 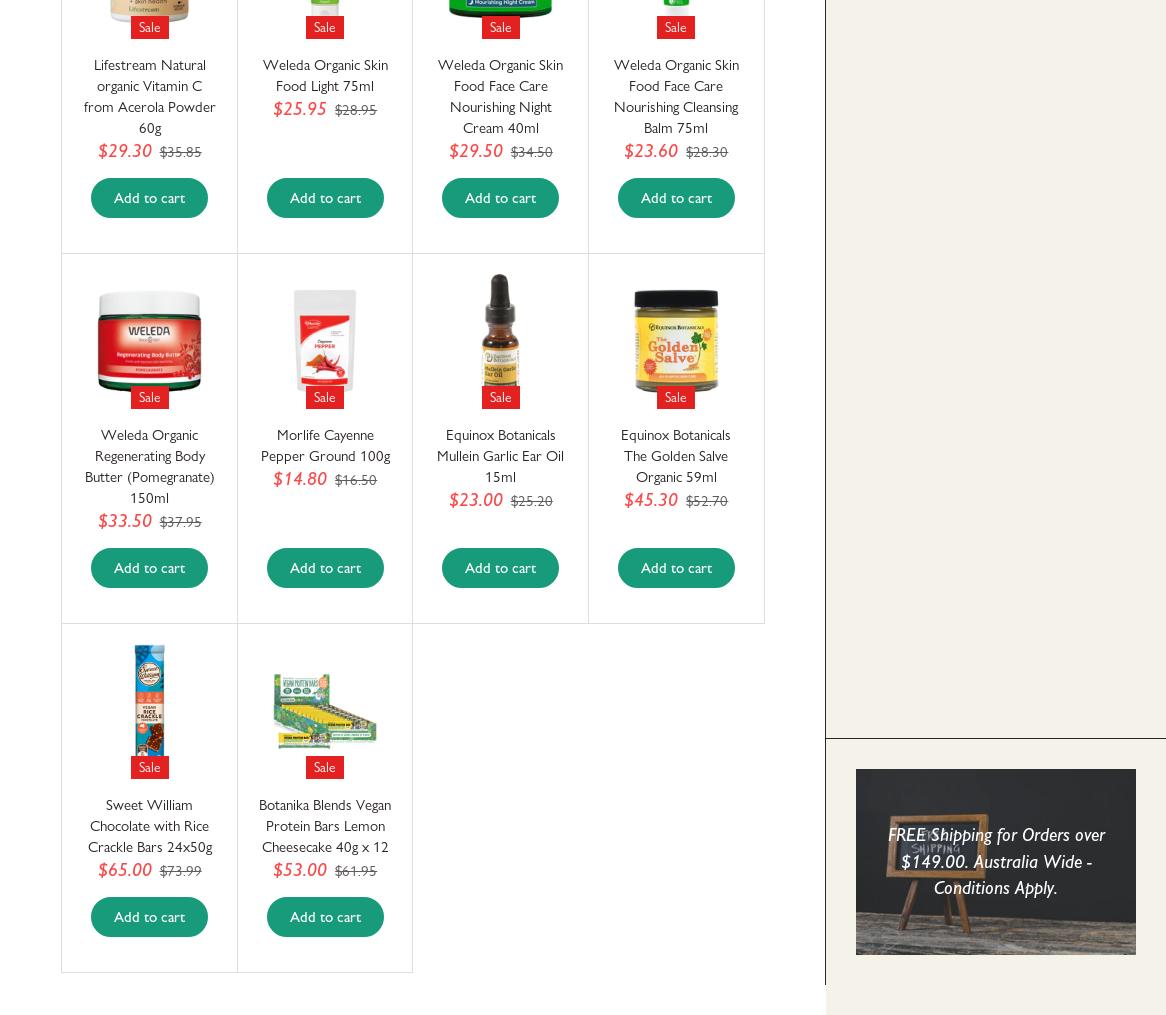 I want to click on 'Friendly Kitchen and Household Products', so click(x=182, y=75).